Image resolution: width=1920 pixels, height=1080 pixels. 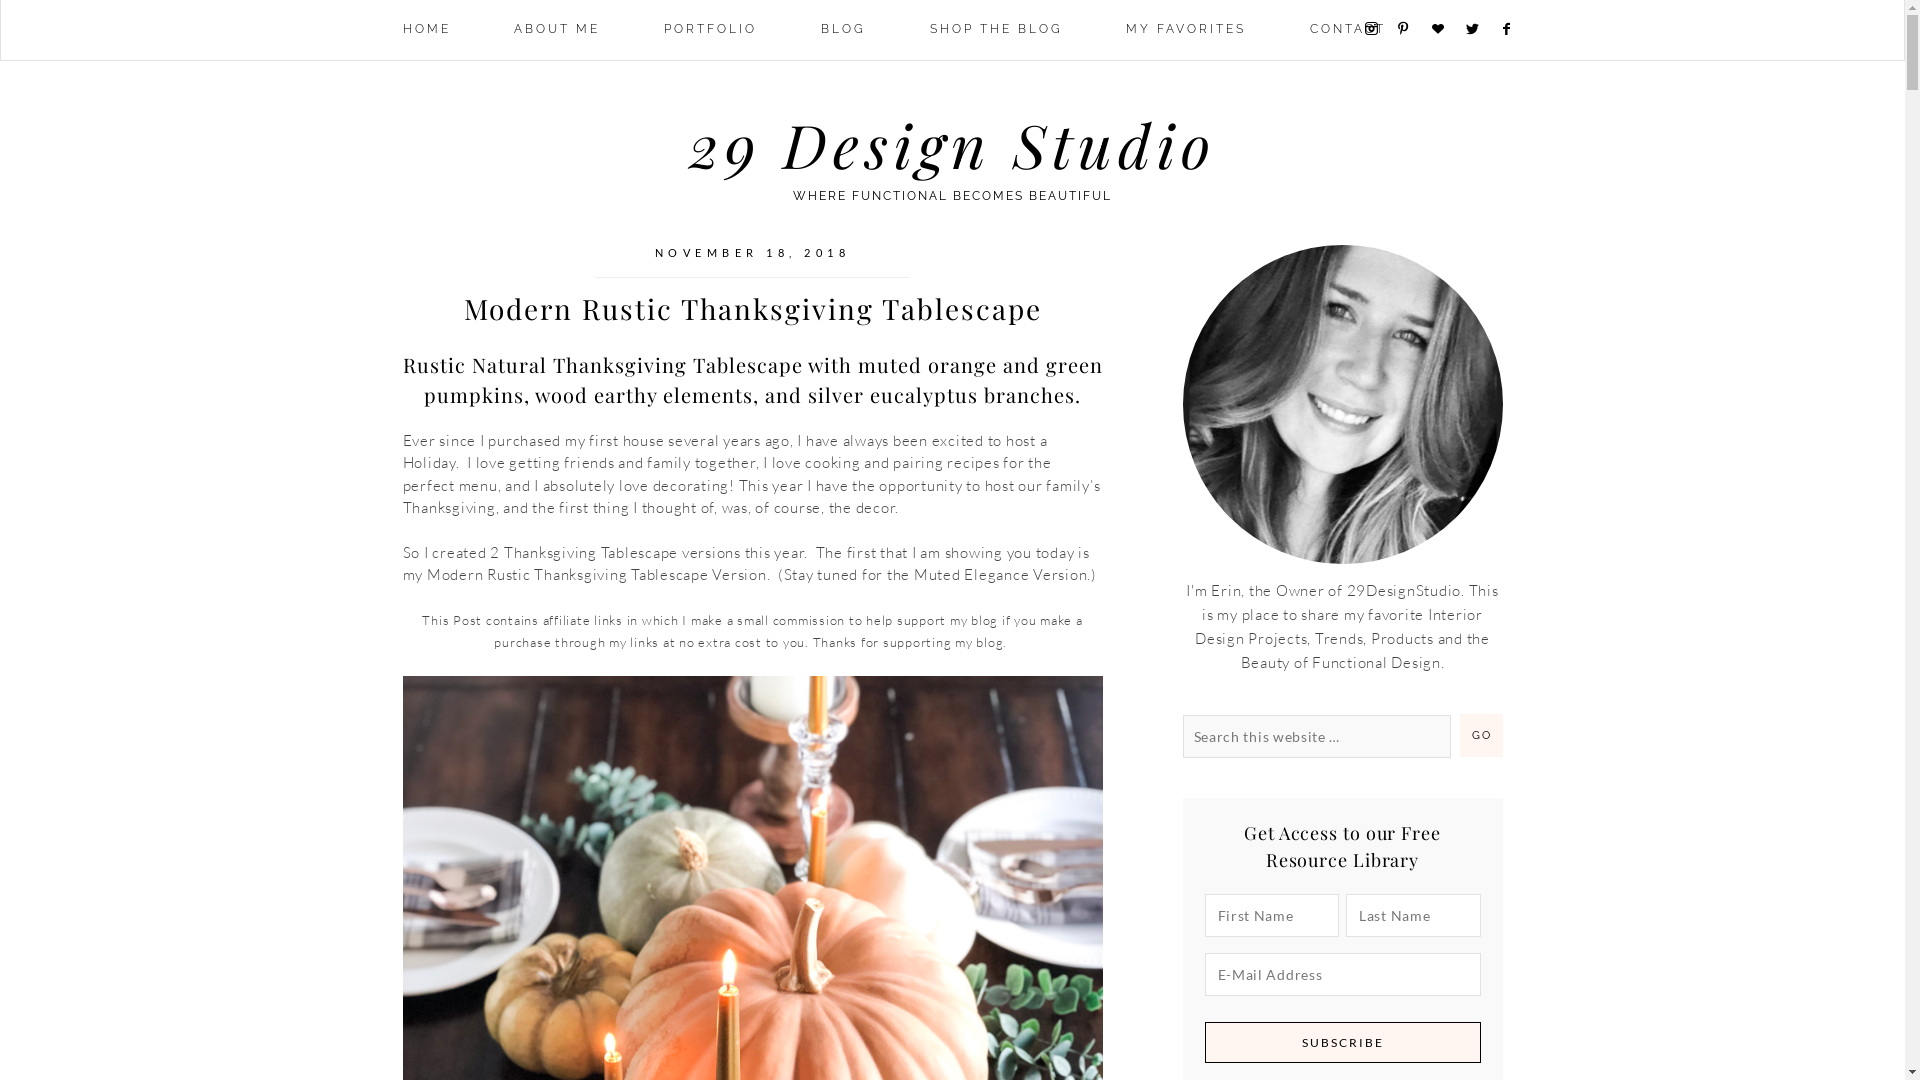 What do you see at coordinates (951, 142) in the screenshot?
I see `'29 Design Studio'` at bounding box center [951, 142].